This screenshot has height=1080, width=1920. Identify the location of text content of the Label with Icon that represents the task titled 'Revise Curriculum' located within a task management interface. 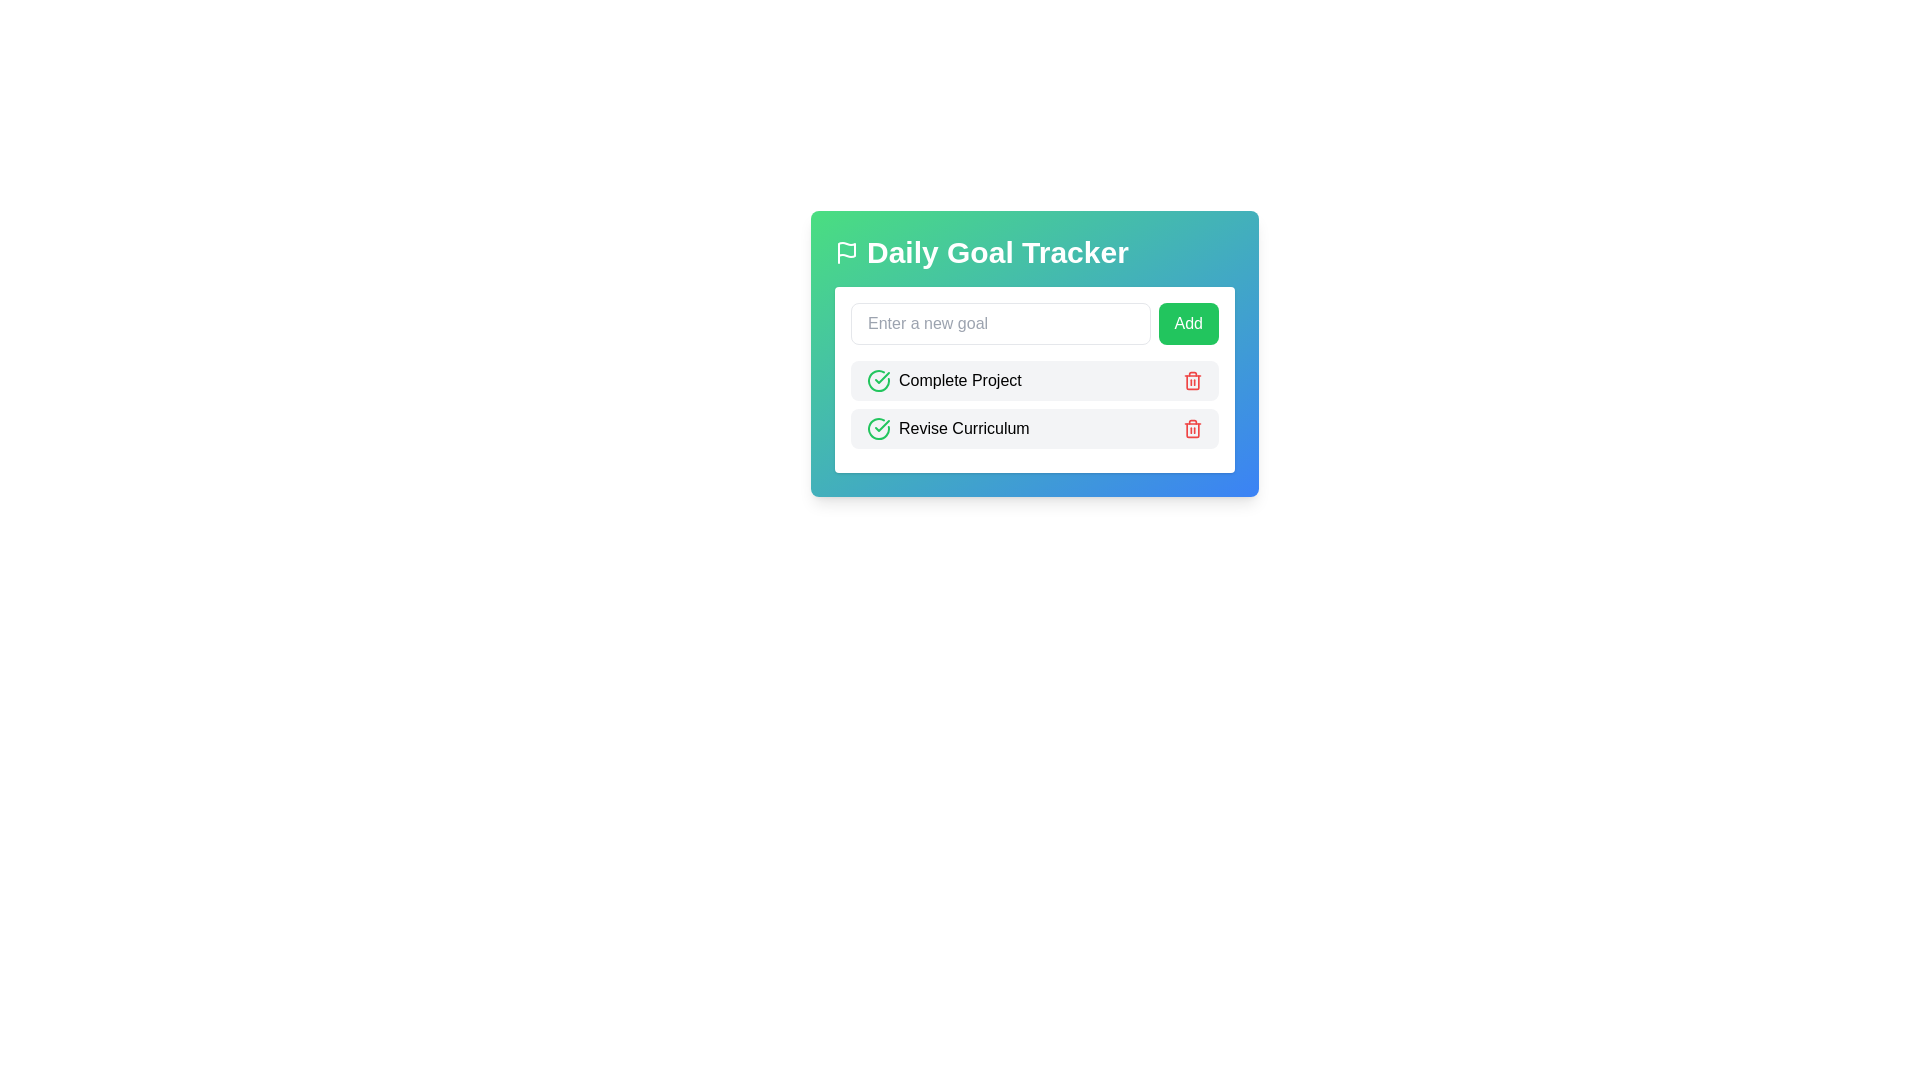
(947, 427).